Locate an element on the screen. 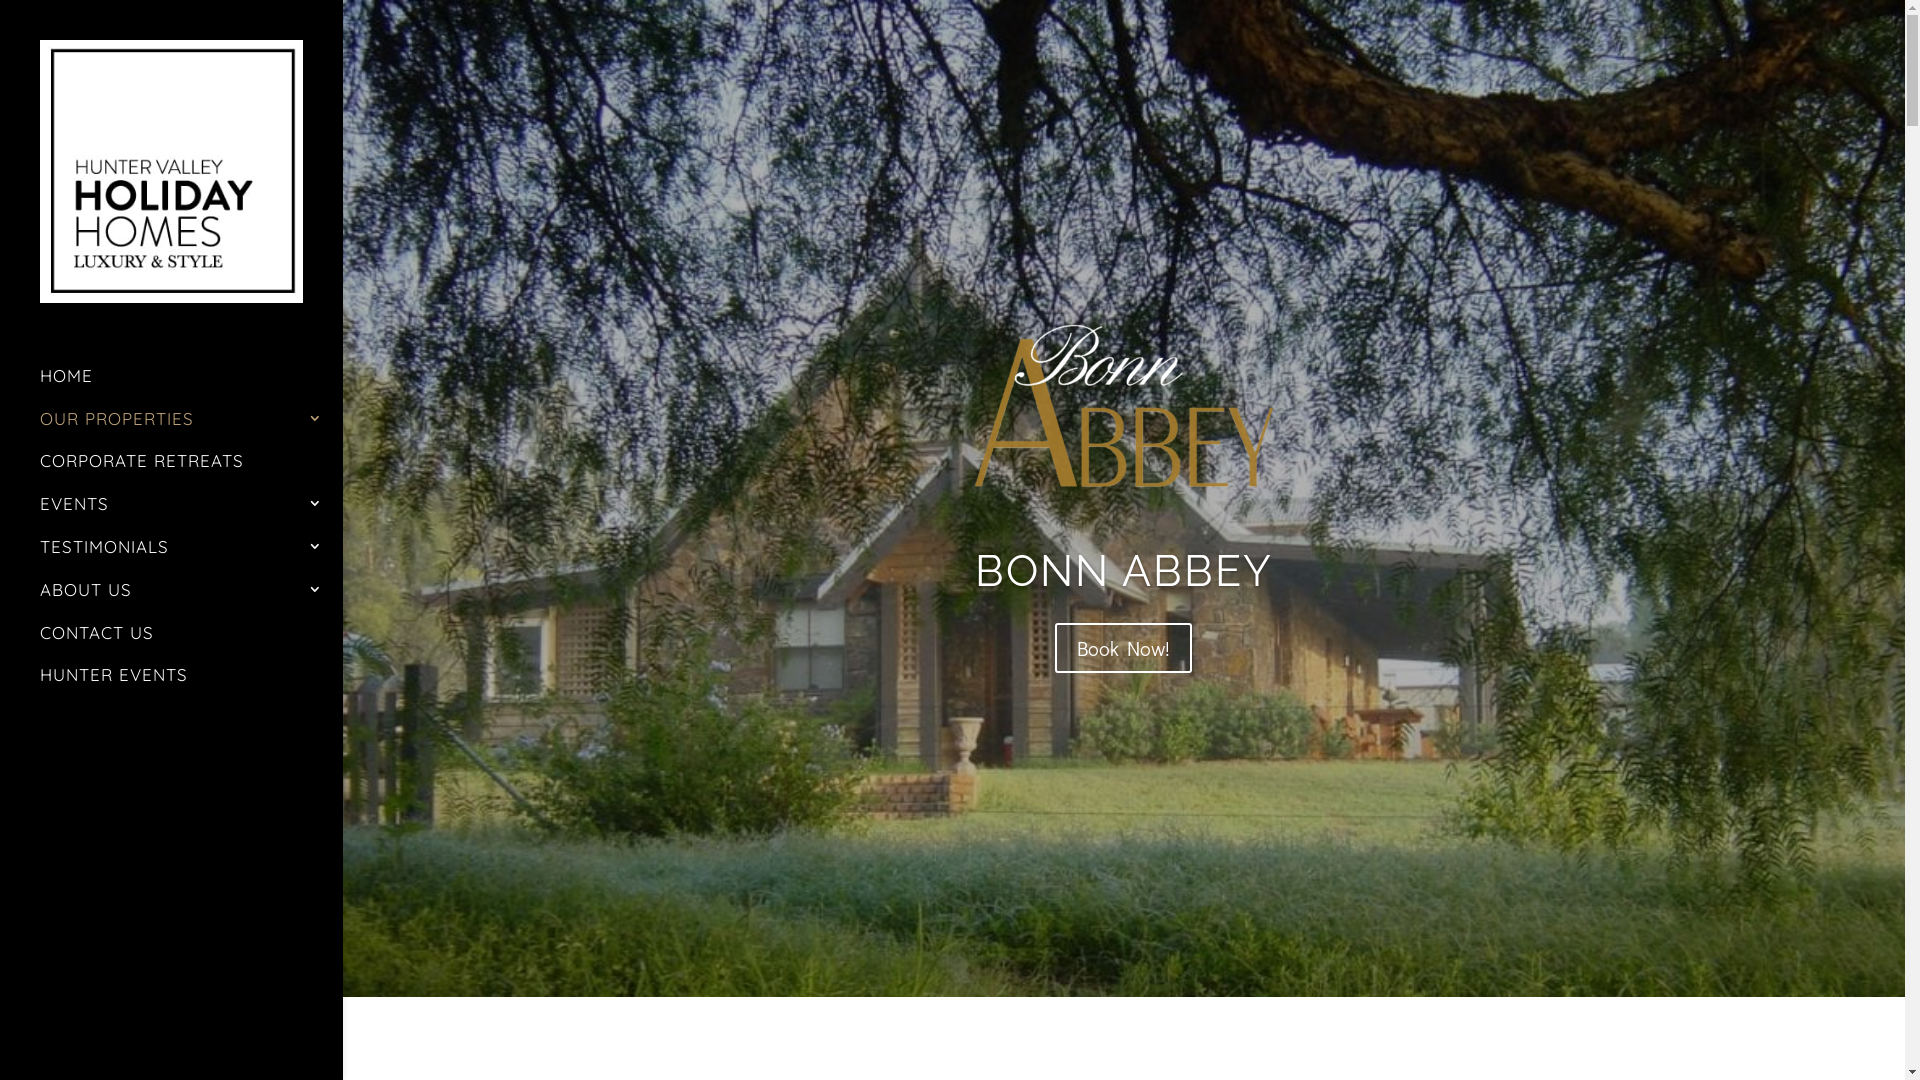  'Book Now!' is located at coordinates (1123, 648).